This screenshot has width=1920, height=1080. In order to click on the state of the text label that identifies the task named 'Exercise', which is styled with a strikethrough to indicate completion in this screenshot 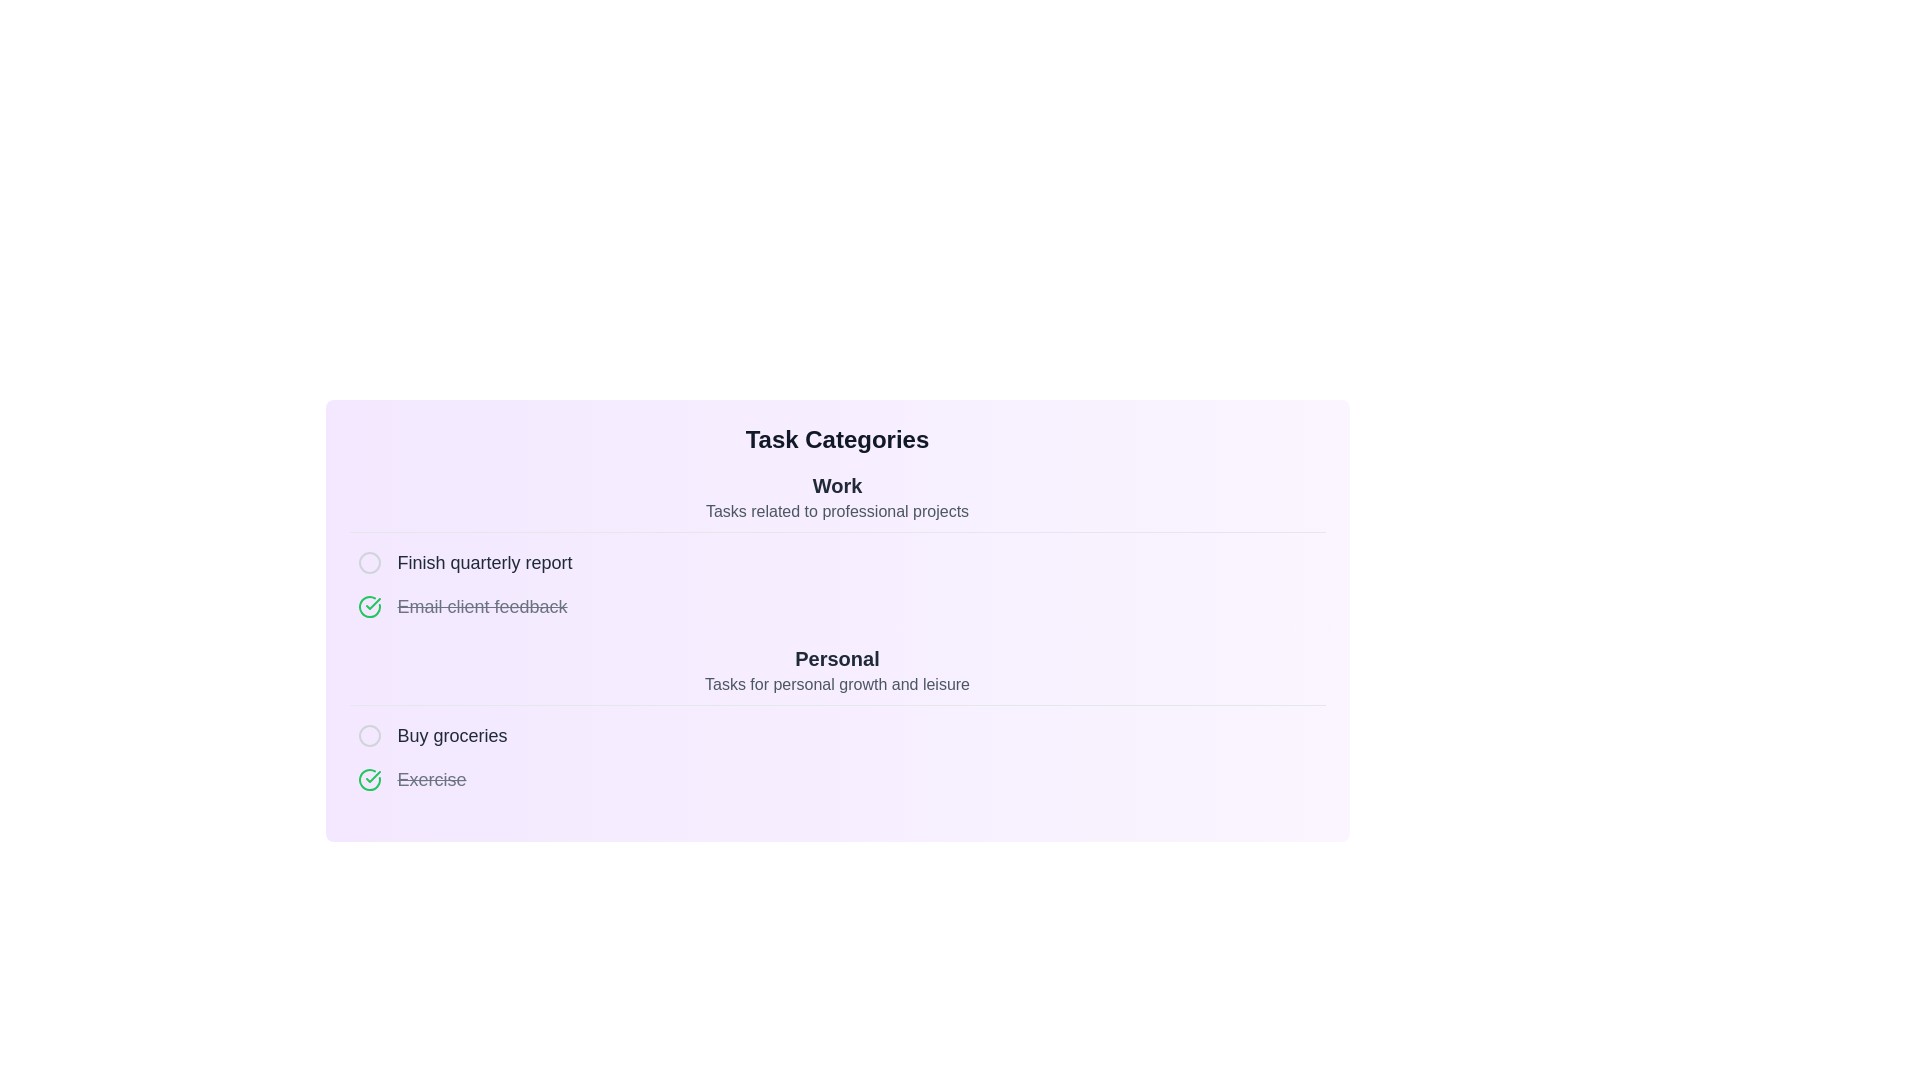, I will do `click(431, 778)`.